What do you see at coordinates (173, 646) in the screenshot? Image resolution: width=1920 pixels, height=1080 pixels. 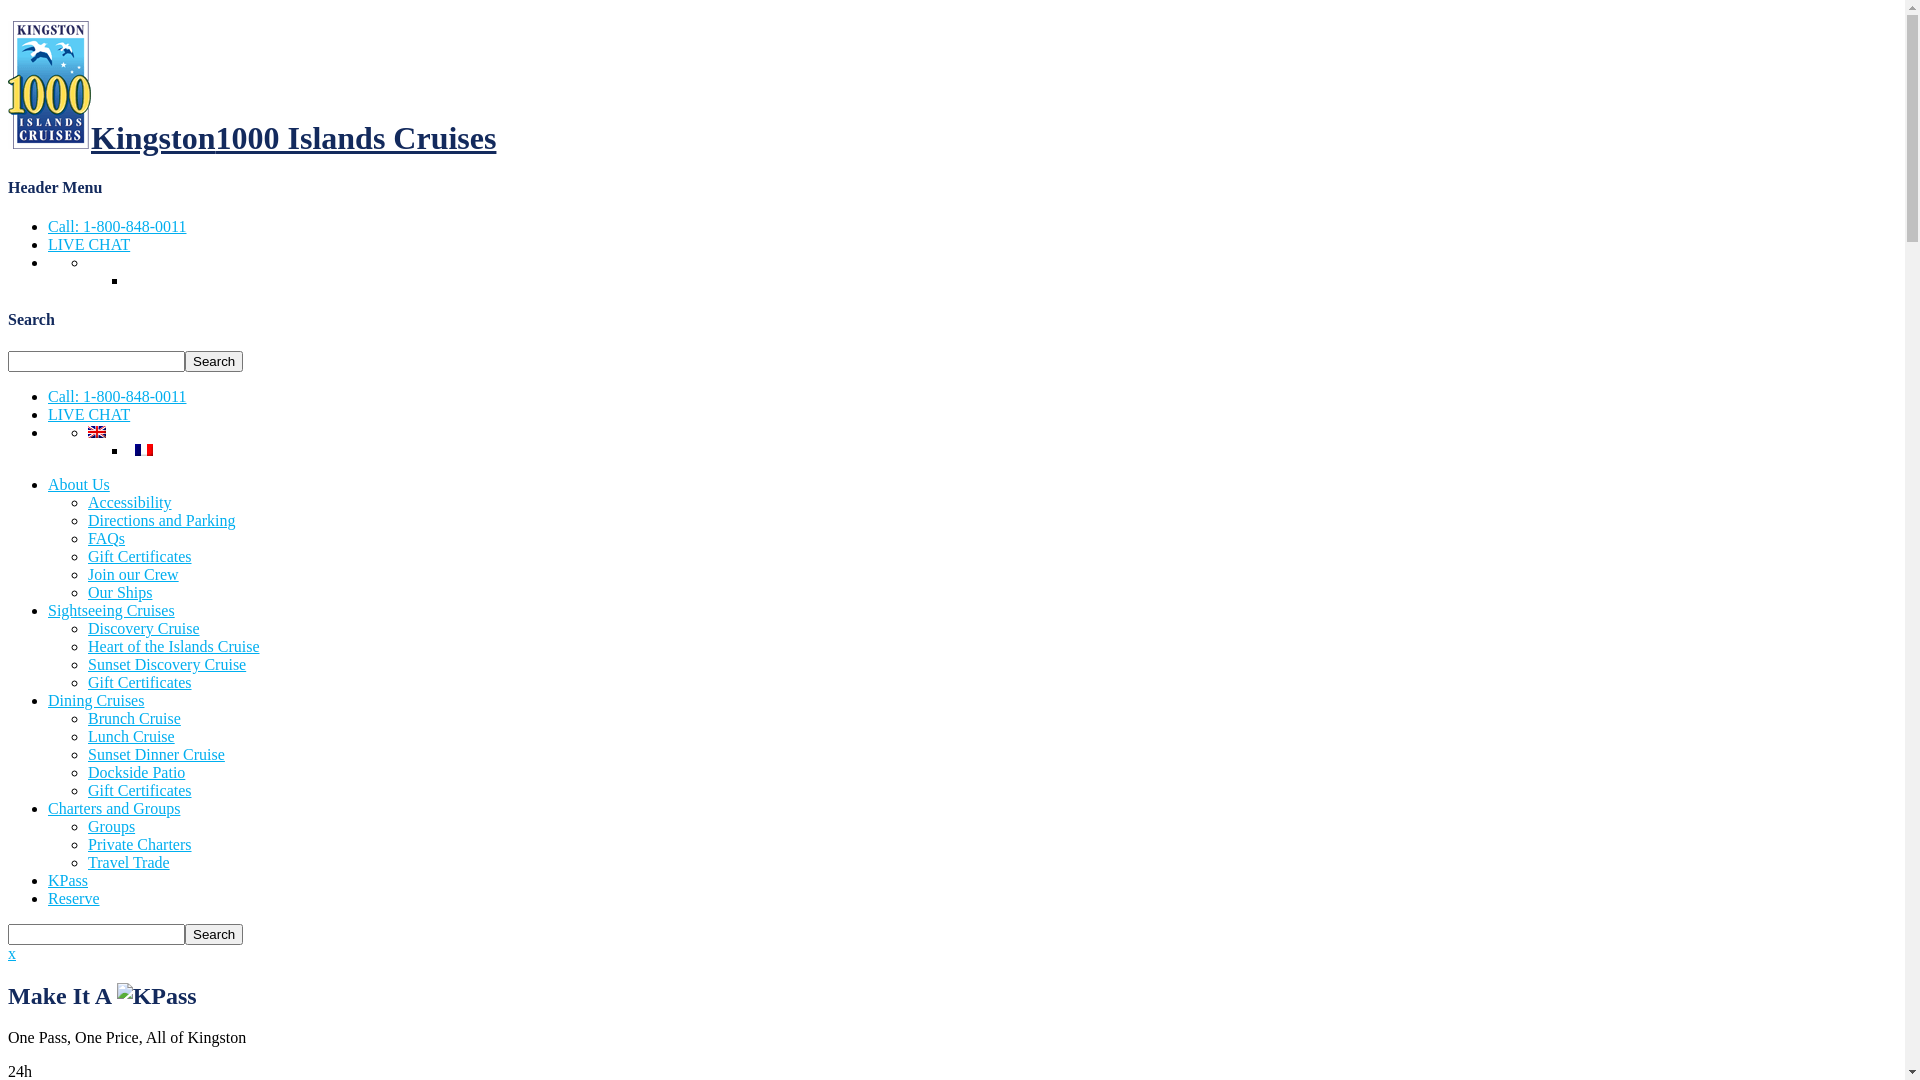 I see `'Heart of the Islands Cruise'` at bounding box center [173, 646].